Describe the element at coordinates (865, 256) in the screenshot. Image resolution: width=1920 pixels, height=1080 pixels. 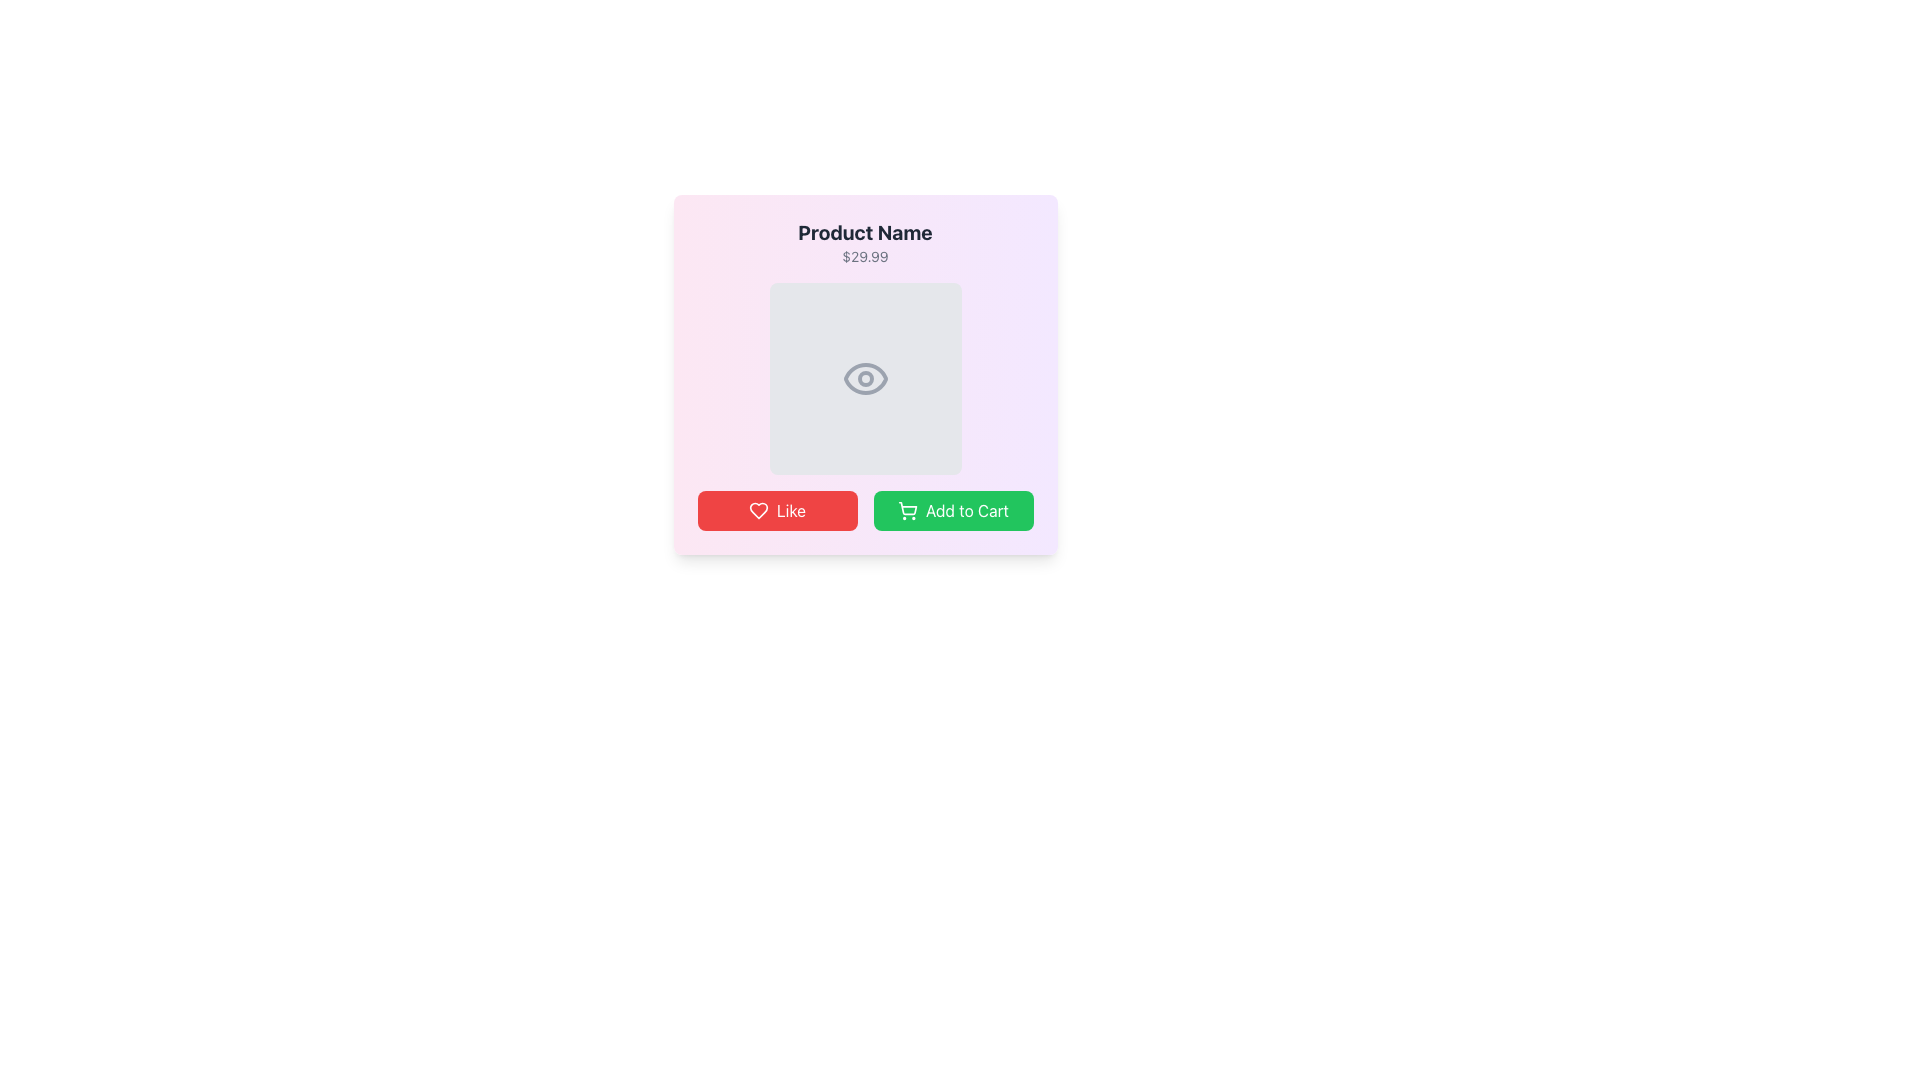
I see `the Text Label displaying the price information of the associated product, which is located below the title 'Product Name' and above the product image` at that location.